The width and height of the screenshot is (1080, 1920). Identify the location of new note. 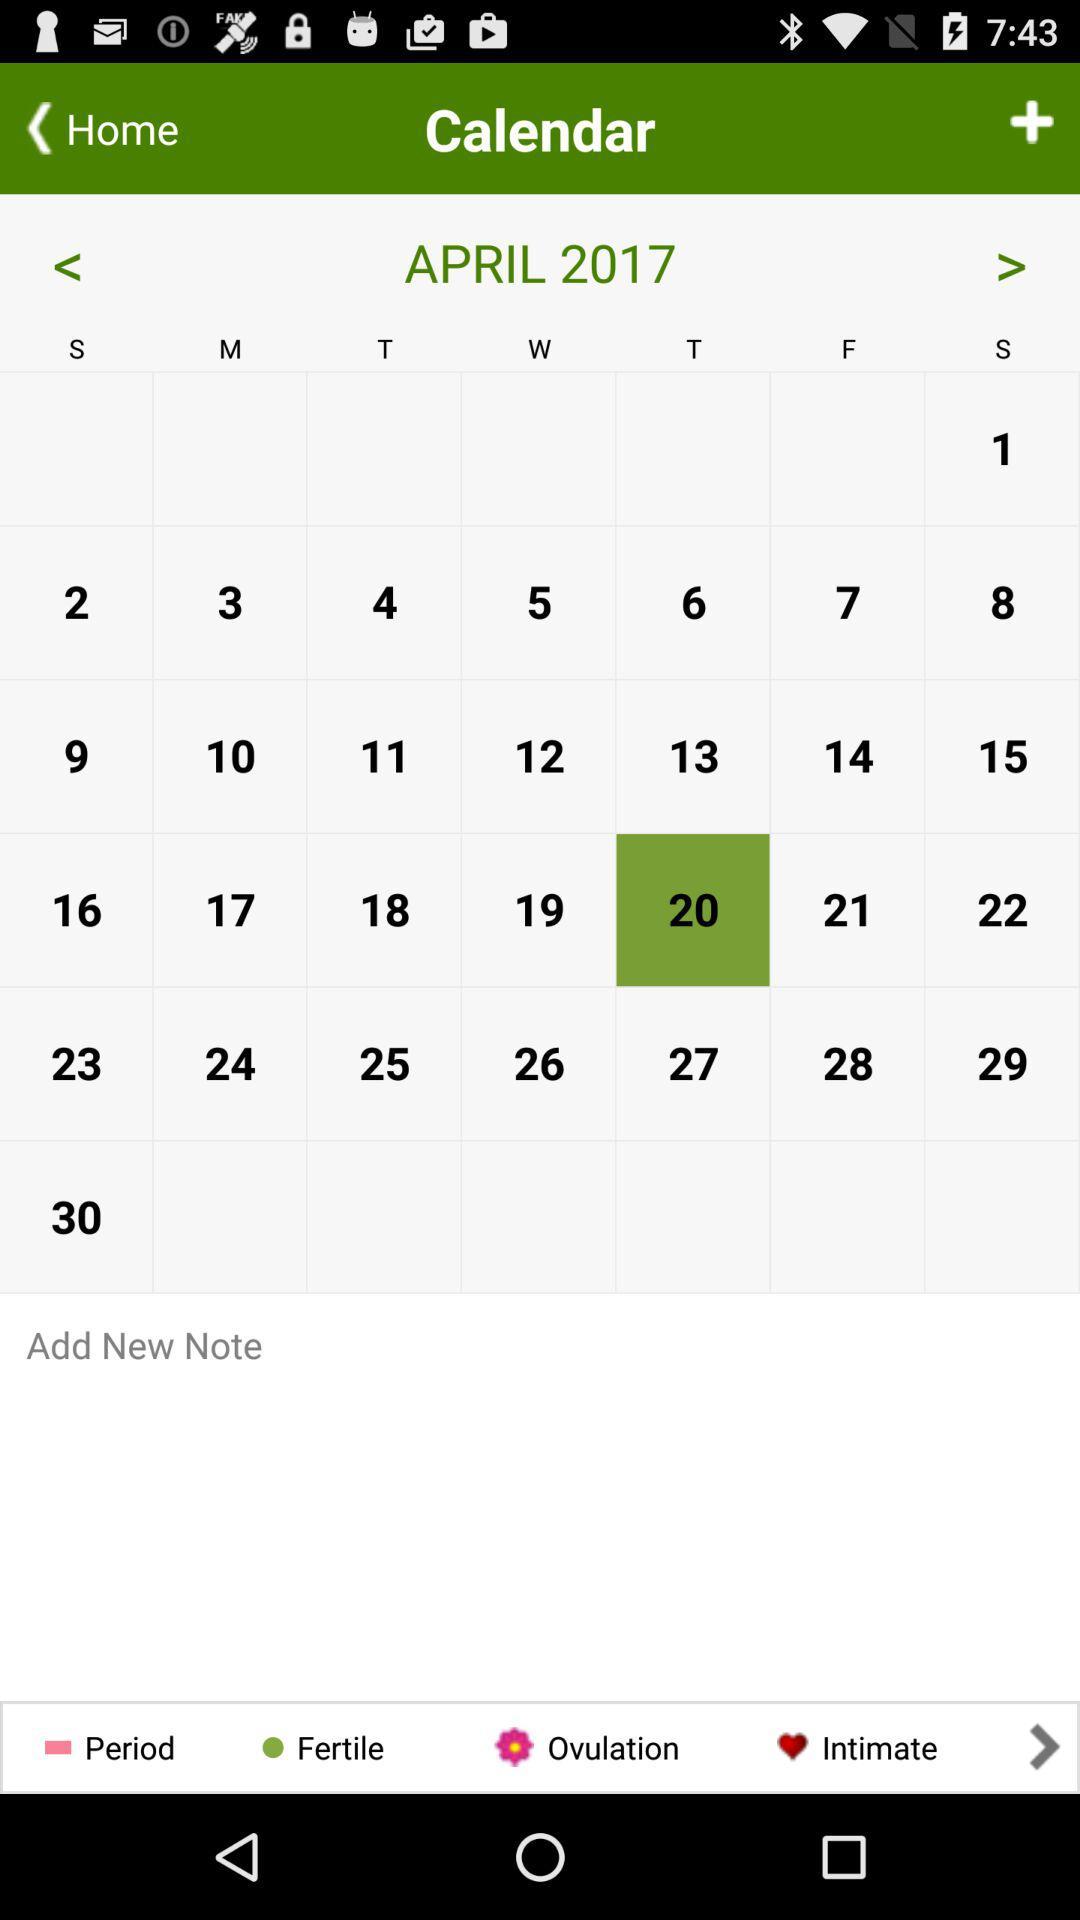
(540, 1344).